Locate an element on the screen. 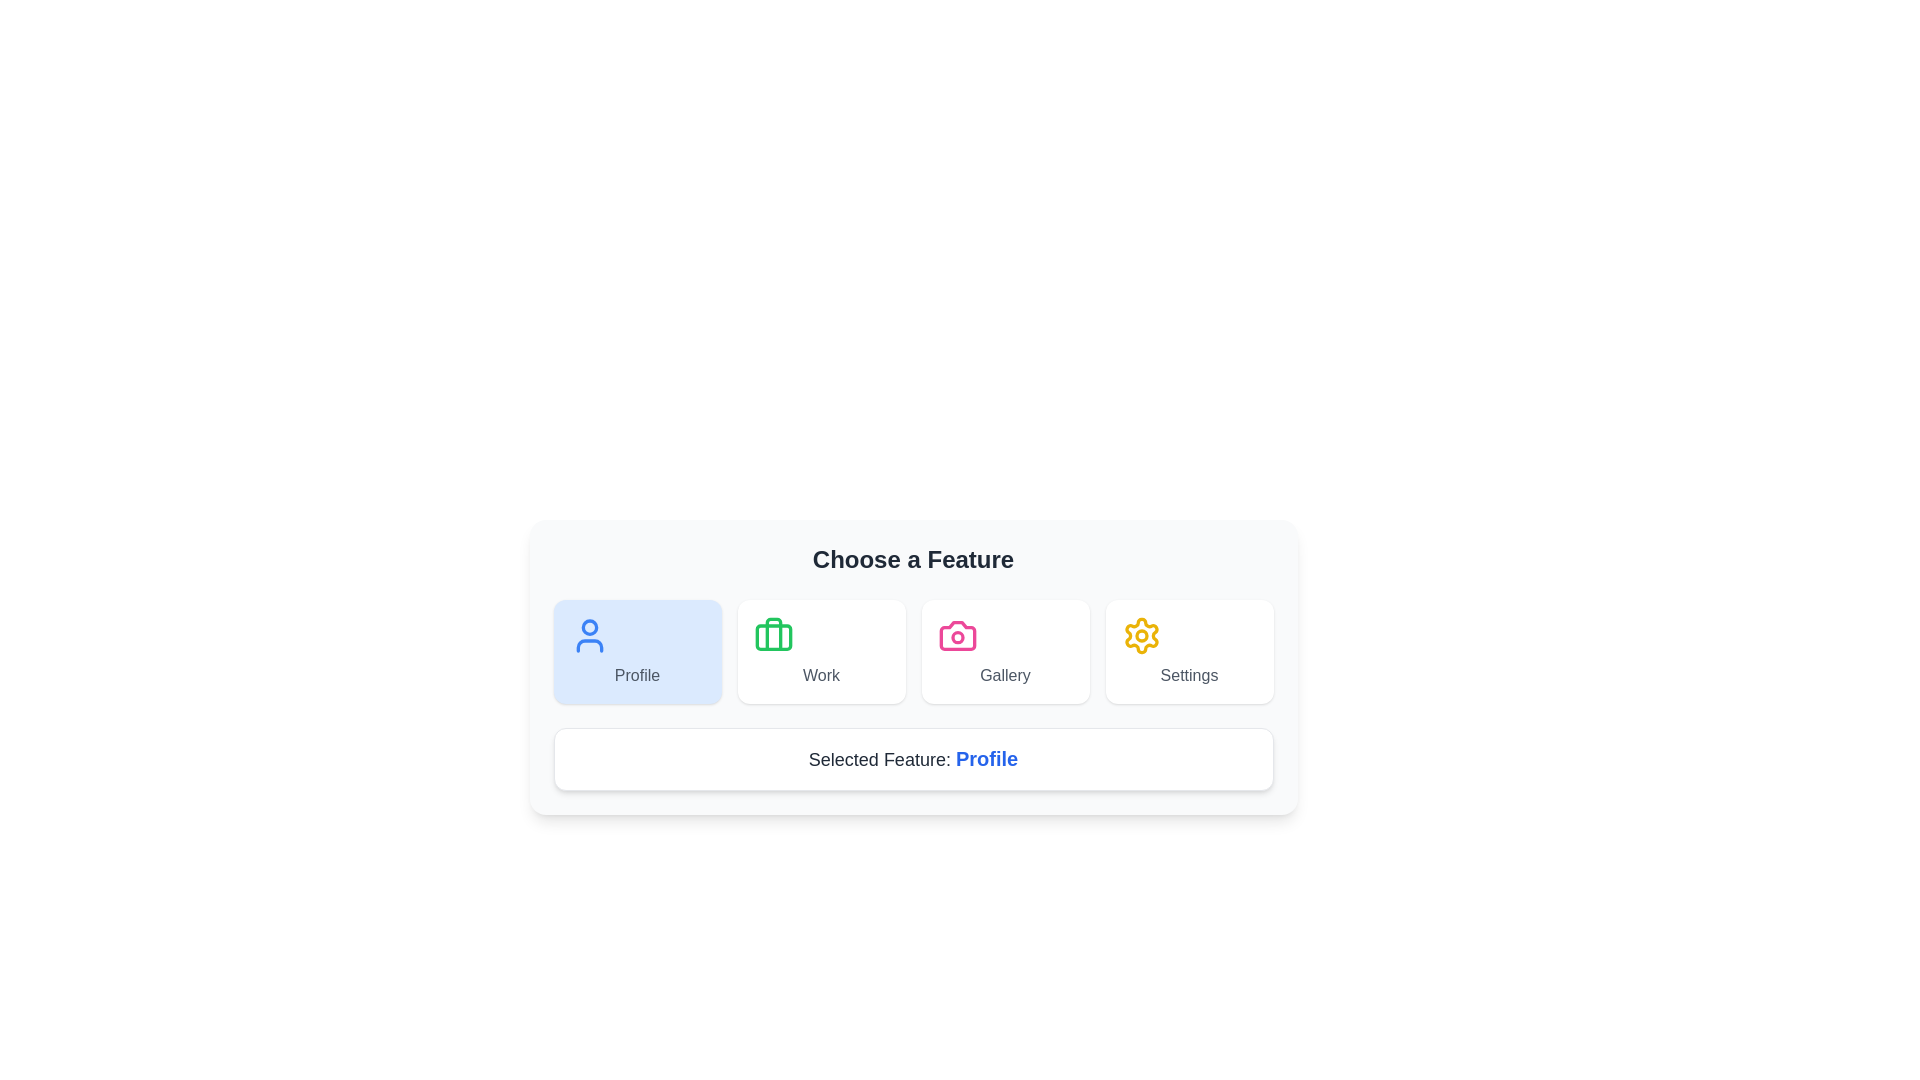 The height and width of the screenshot is (1080, 1920). the curved bottom portion of the user icon illustration within the 'Profile' feature selection box is located at coordinates (588, 645).